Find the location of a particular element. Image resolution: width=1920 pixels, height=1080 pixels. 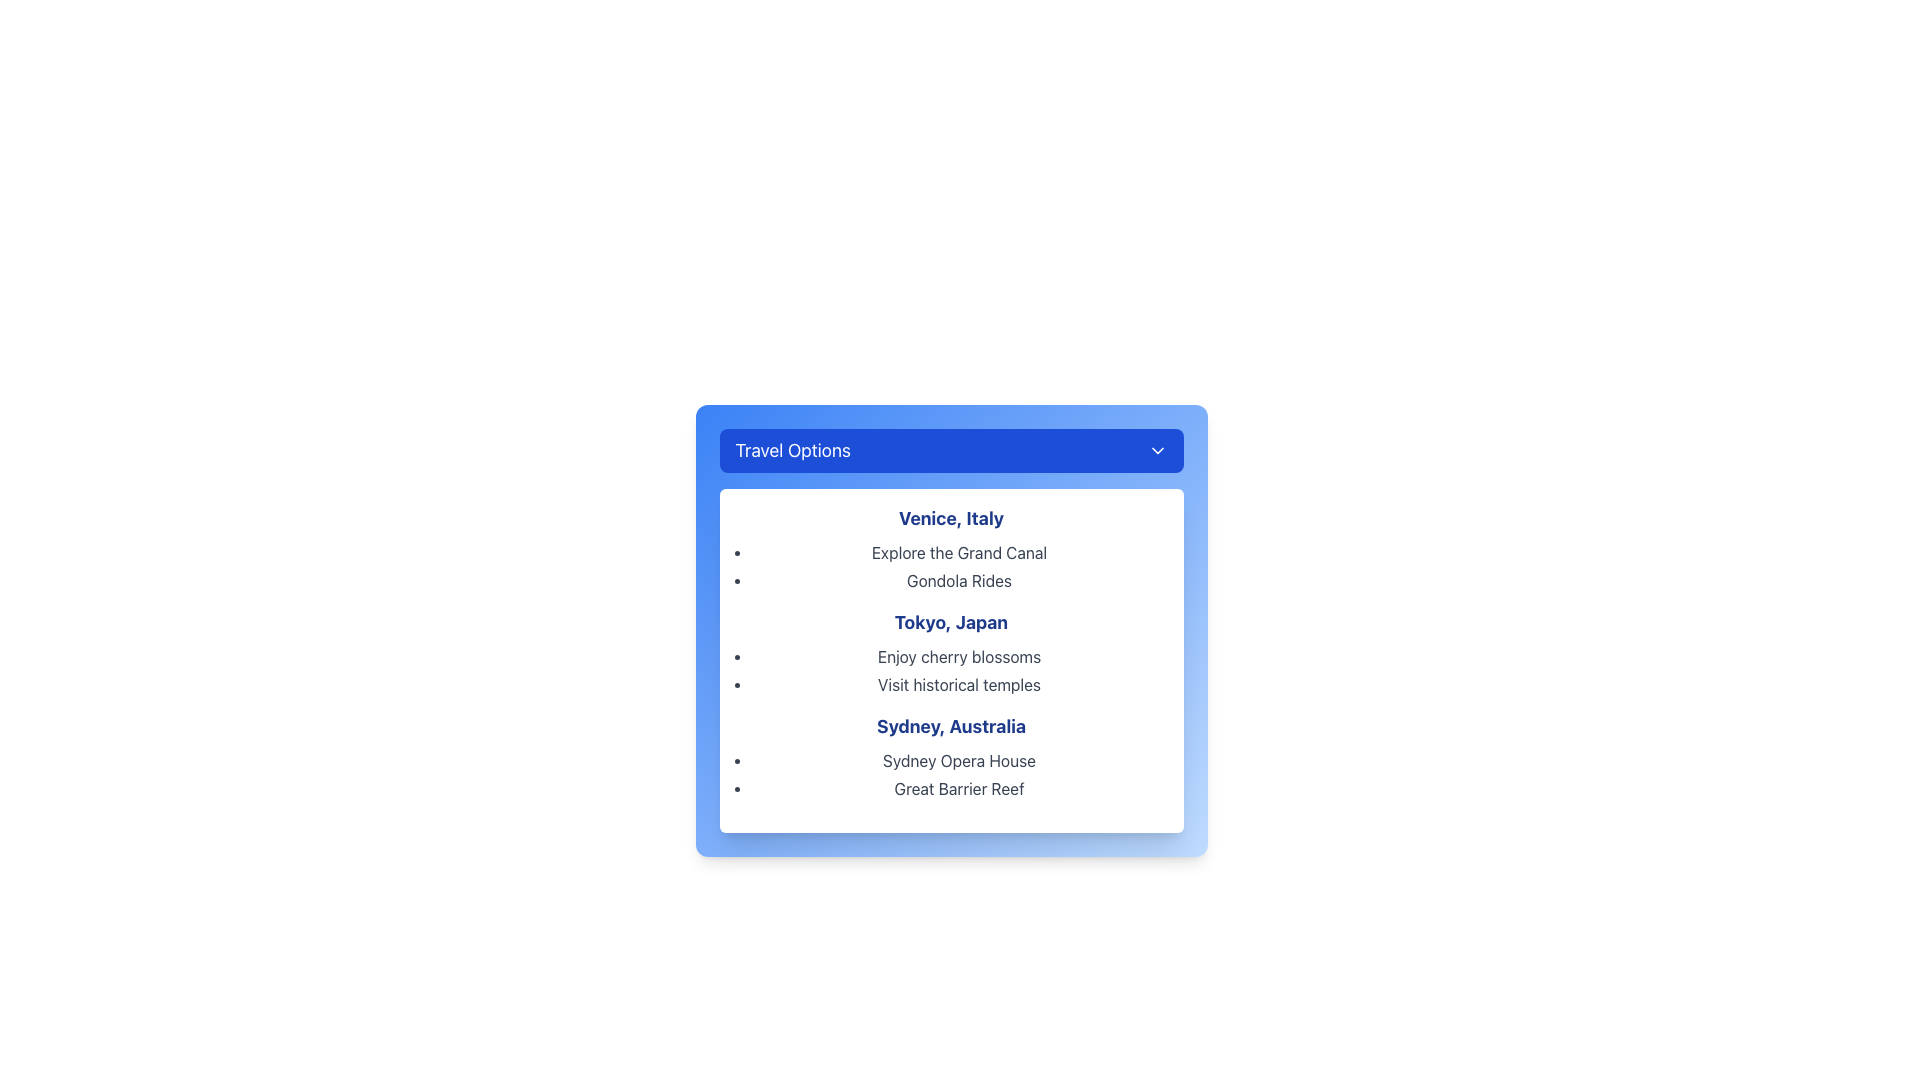

the Label element displaying the text 'Gondola Rides', which is positioned below 'Explore the Grand Canal' and part of the 'Venice, Italy' section is located at coordinates (958, 581).